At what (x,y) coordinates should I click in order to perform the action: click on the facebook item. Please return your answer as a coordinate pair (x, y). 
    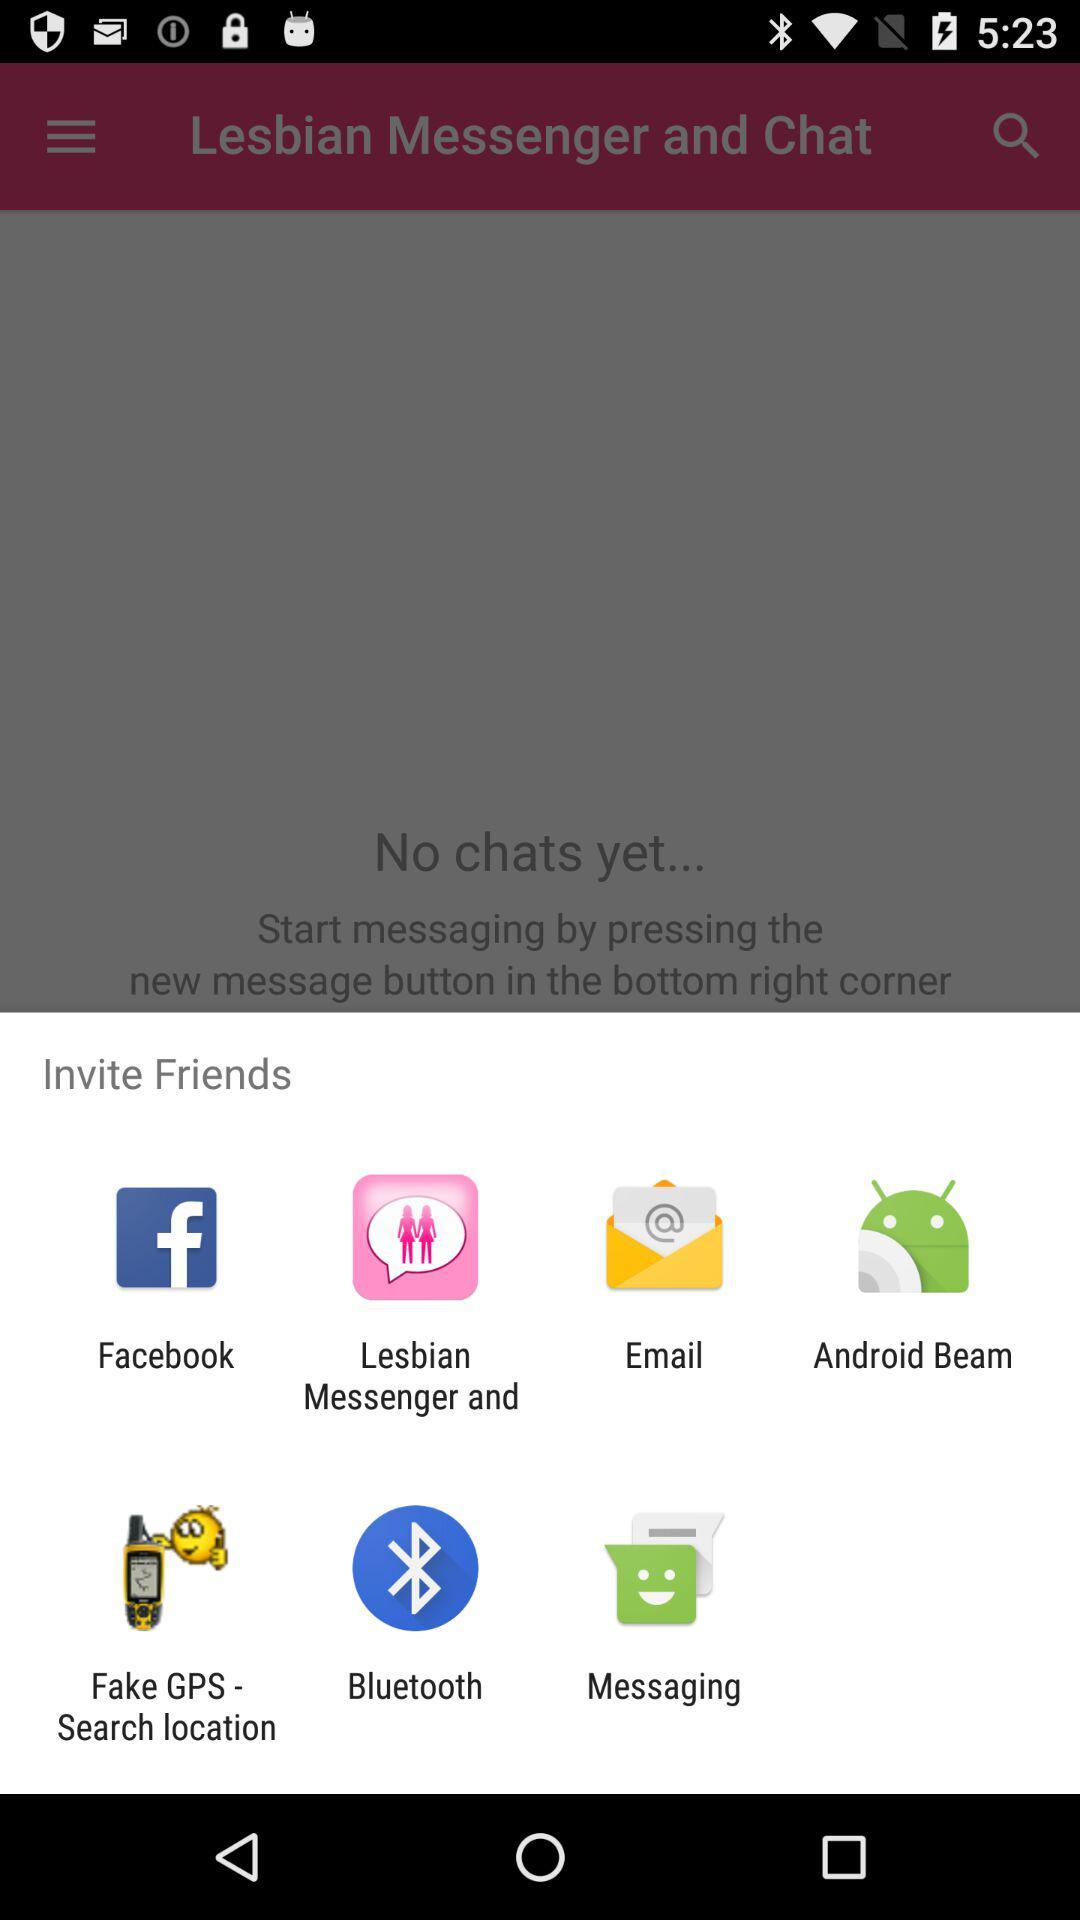
    Looking at the image, I should click on (165, 1374).